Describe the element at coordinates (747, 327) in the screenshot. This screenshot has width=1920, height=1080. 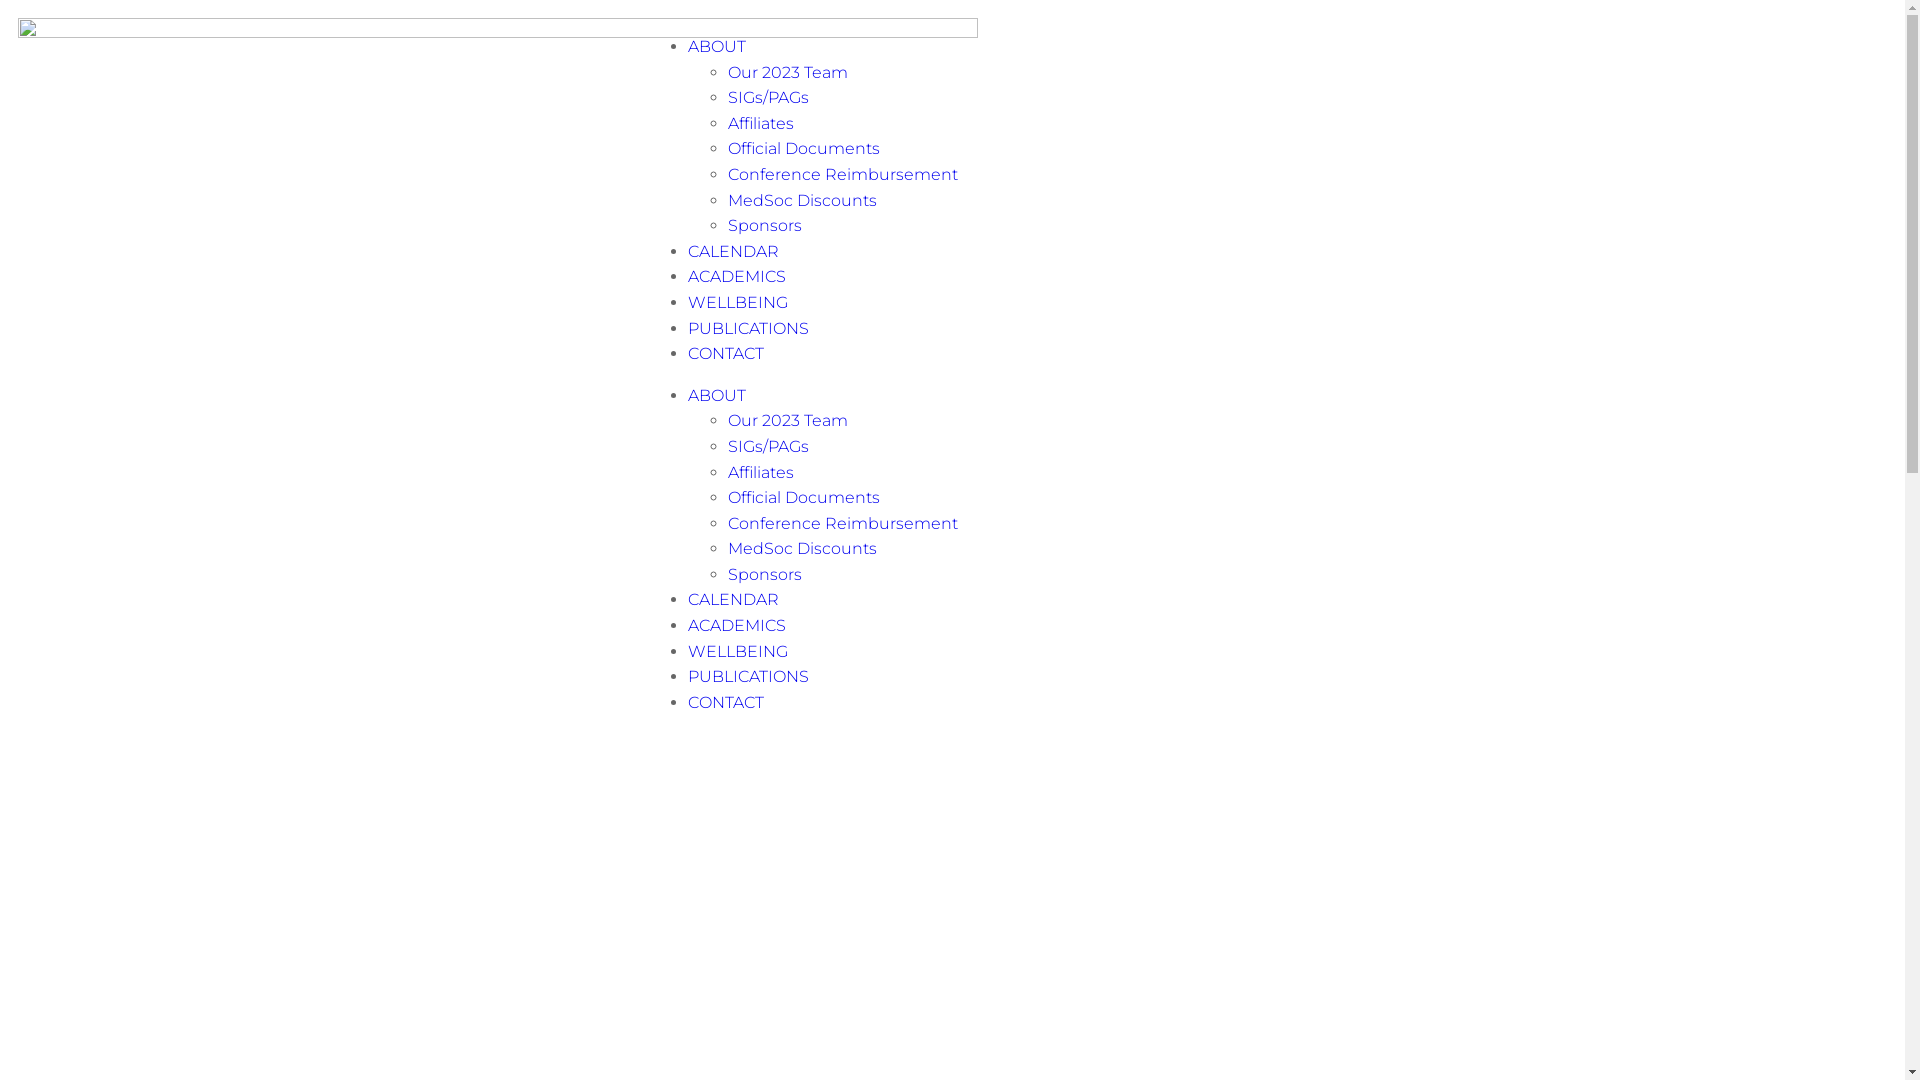
I see `'PUBLICATIONS'` at that location.